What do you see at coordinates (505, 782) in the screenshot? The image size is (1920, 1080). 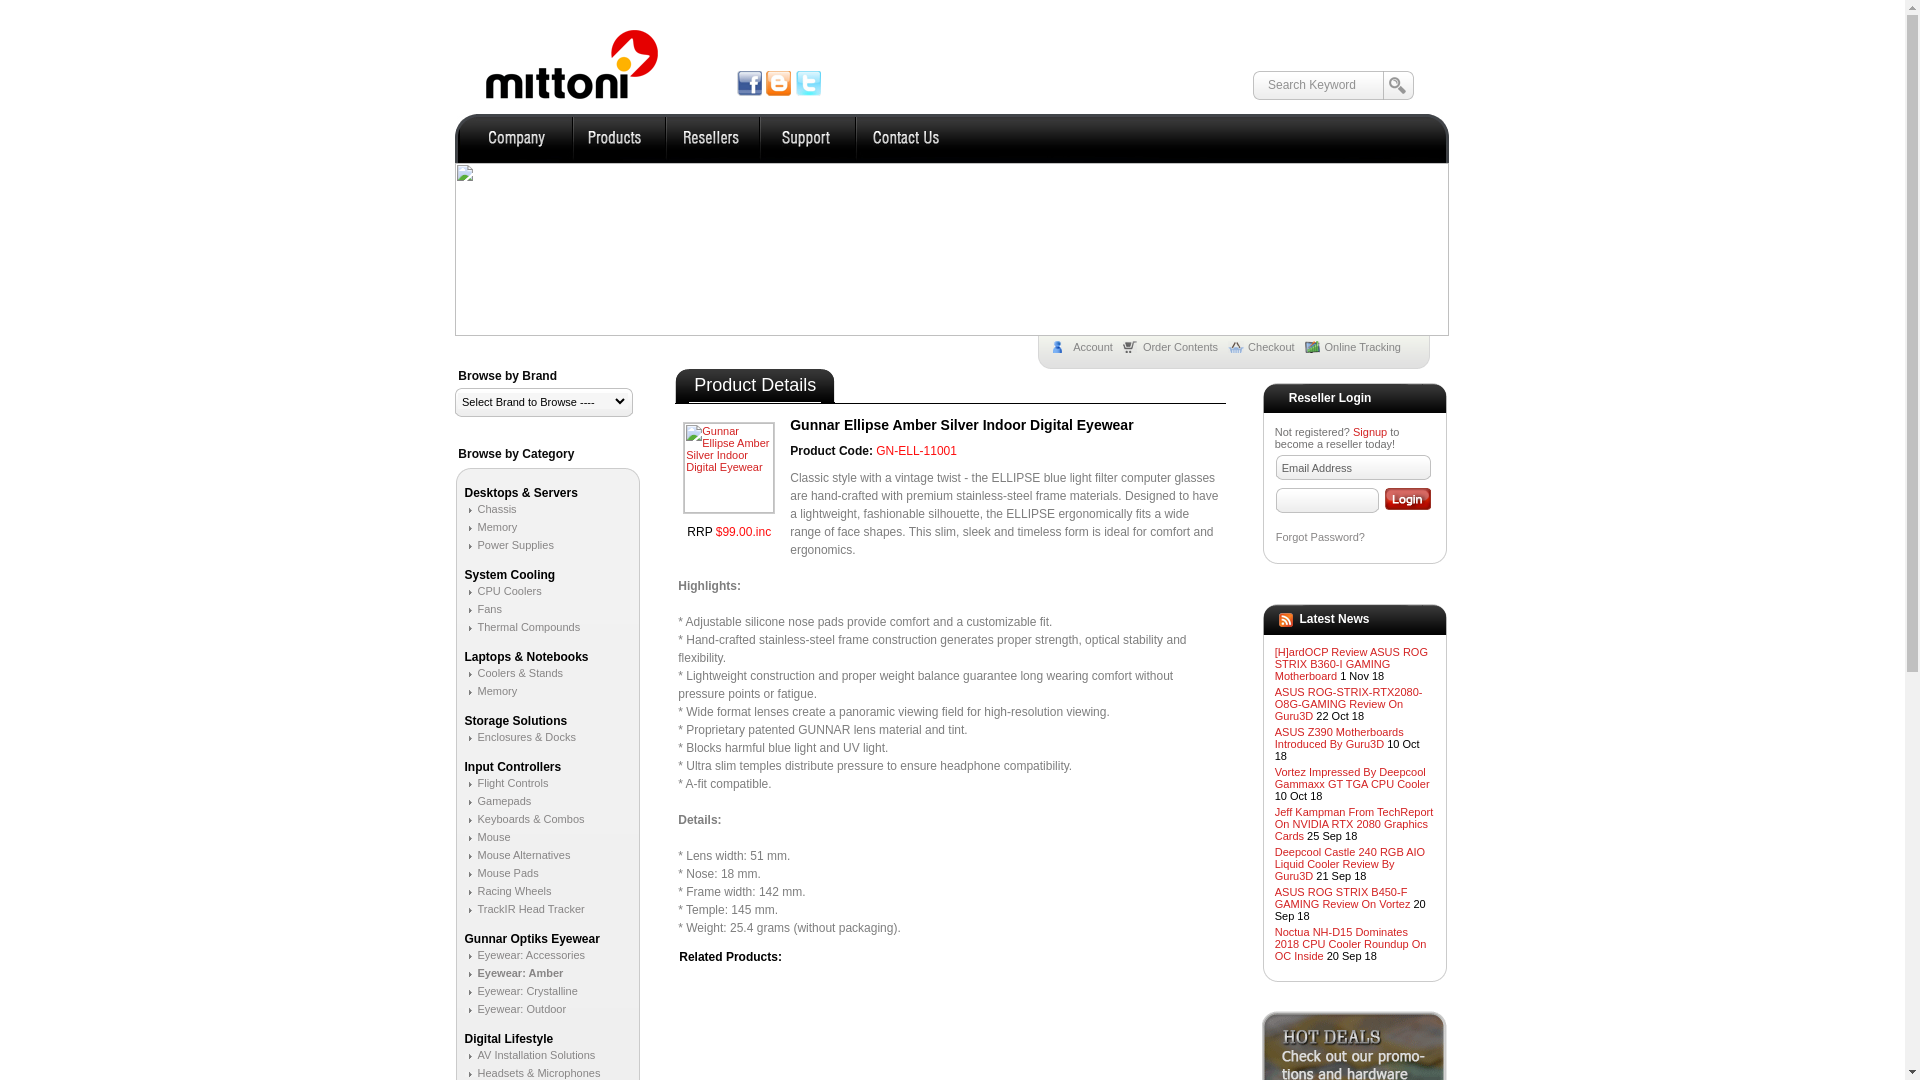 I see `'Flight Controls'` at bounding box center [505, 782].